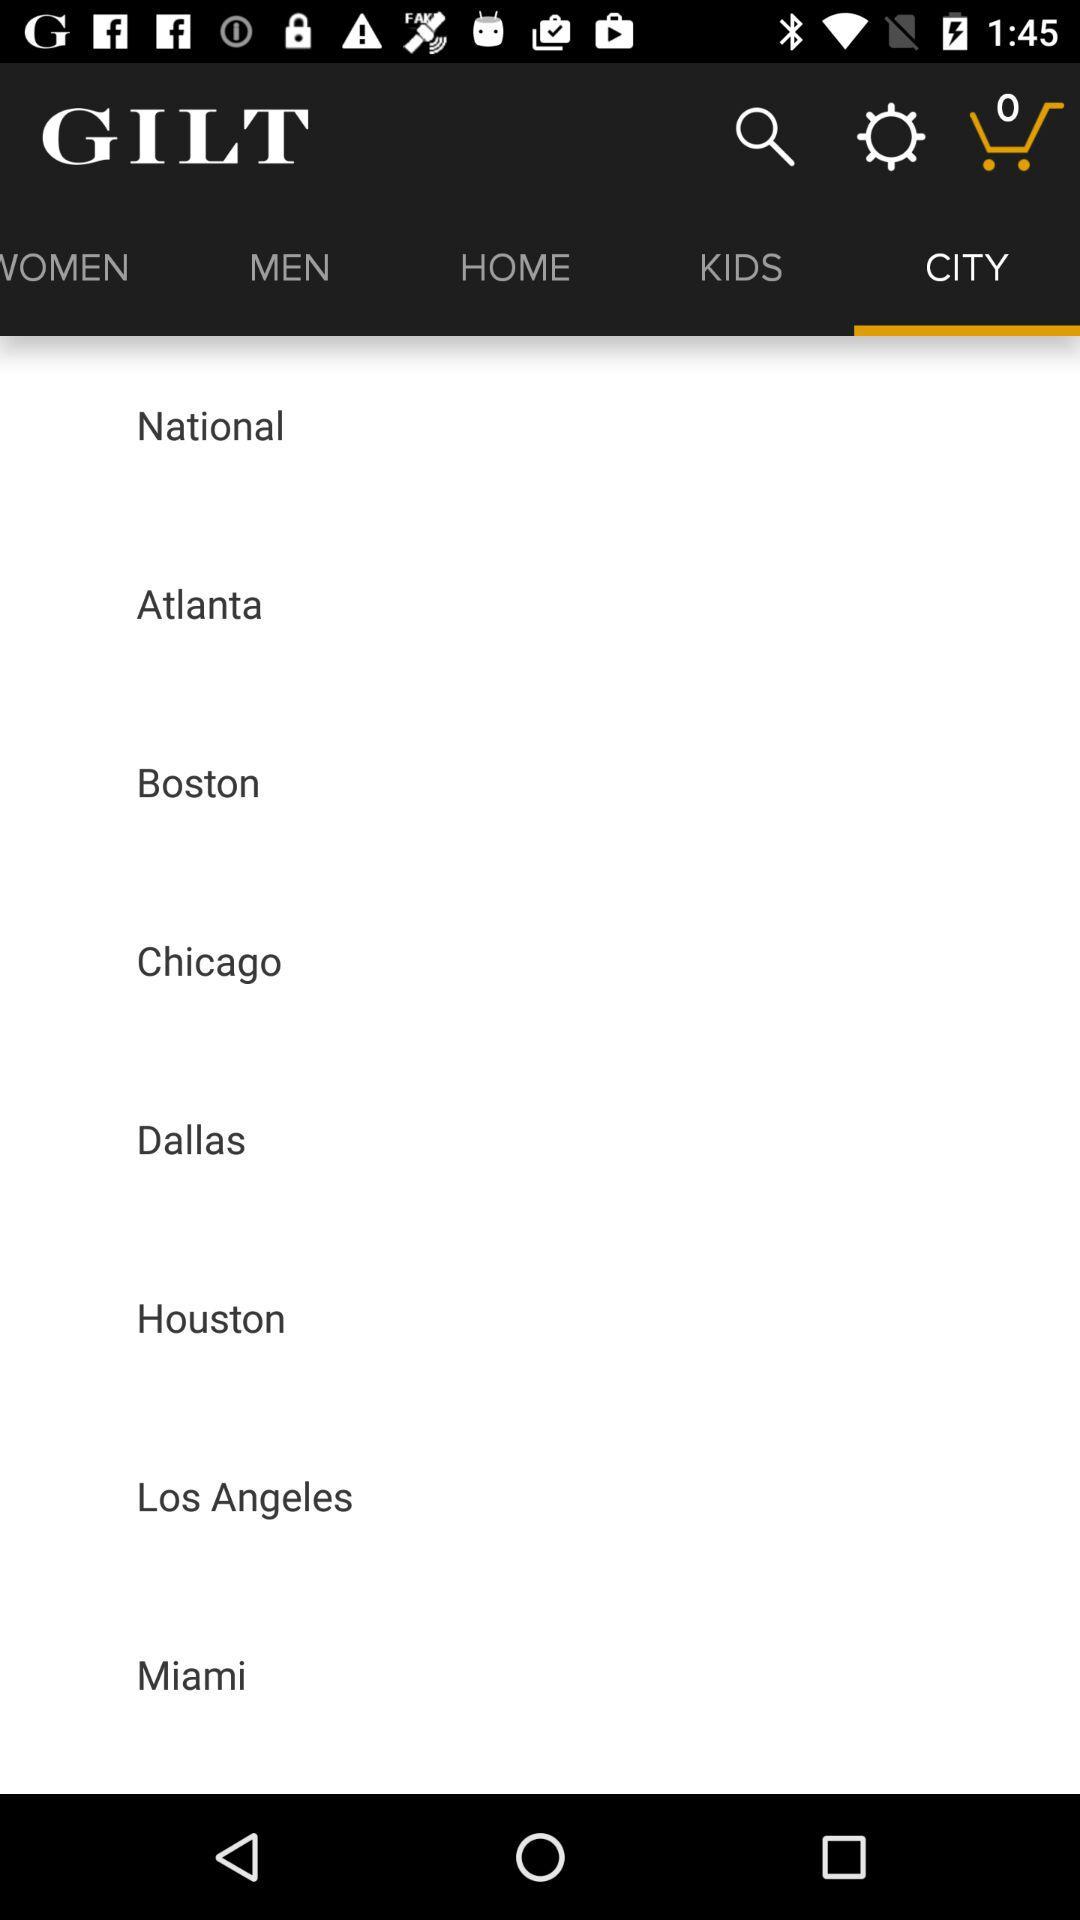 The height and width of the screenshot is (1920, 1080). Describe the element at coordinates (209, 960) in the screenshot. I see `the chicago icon` at that location.